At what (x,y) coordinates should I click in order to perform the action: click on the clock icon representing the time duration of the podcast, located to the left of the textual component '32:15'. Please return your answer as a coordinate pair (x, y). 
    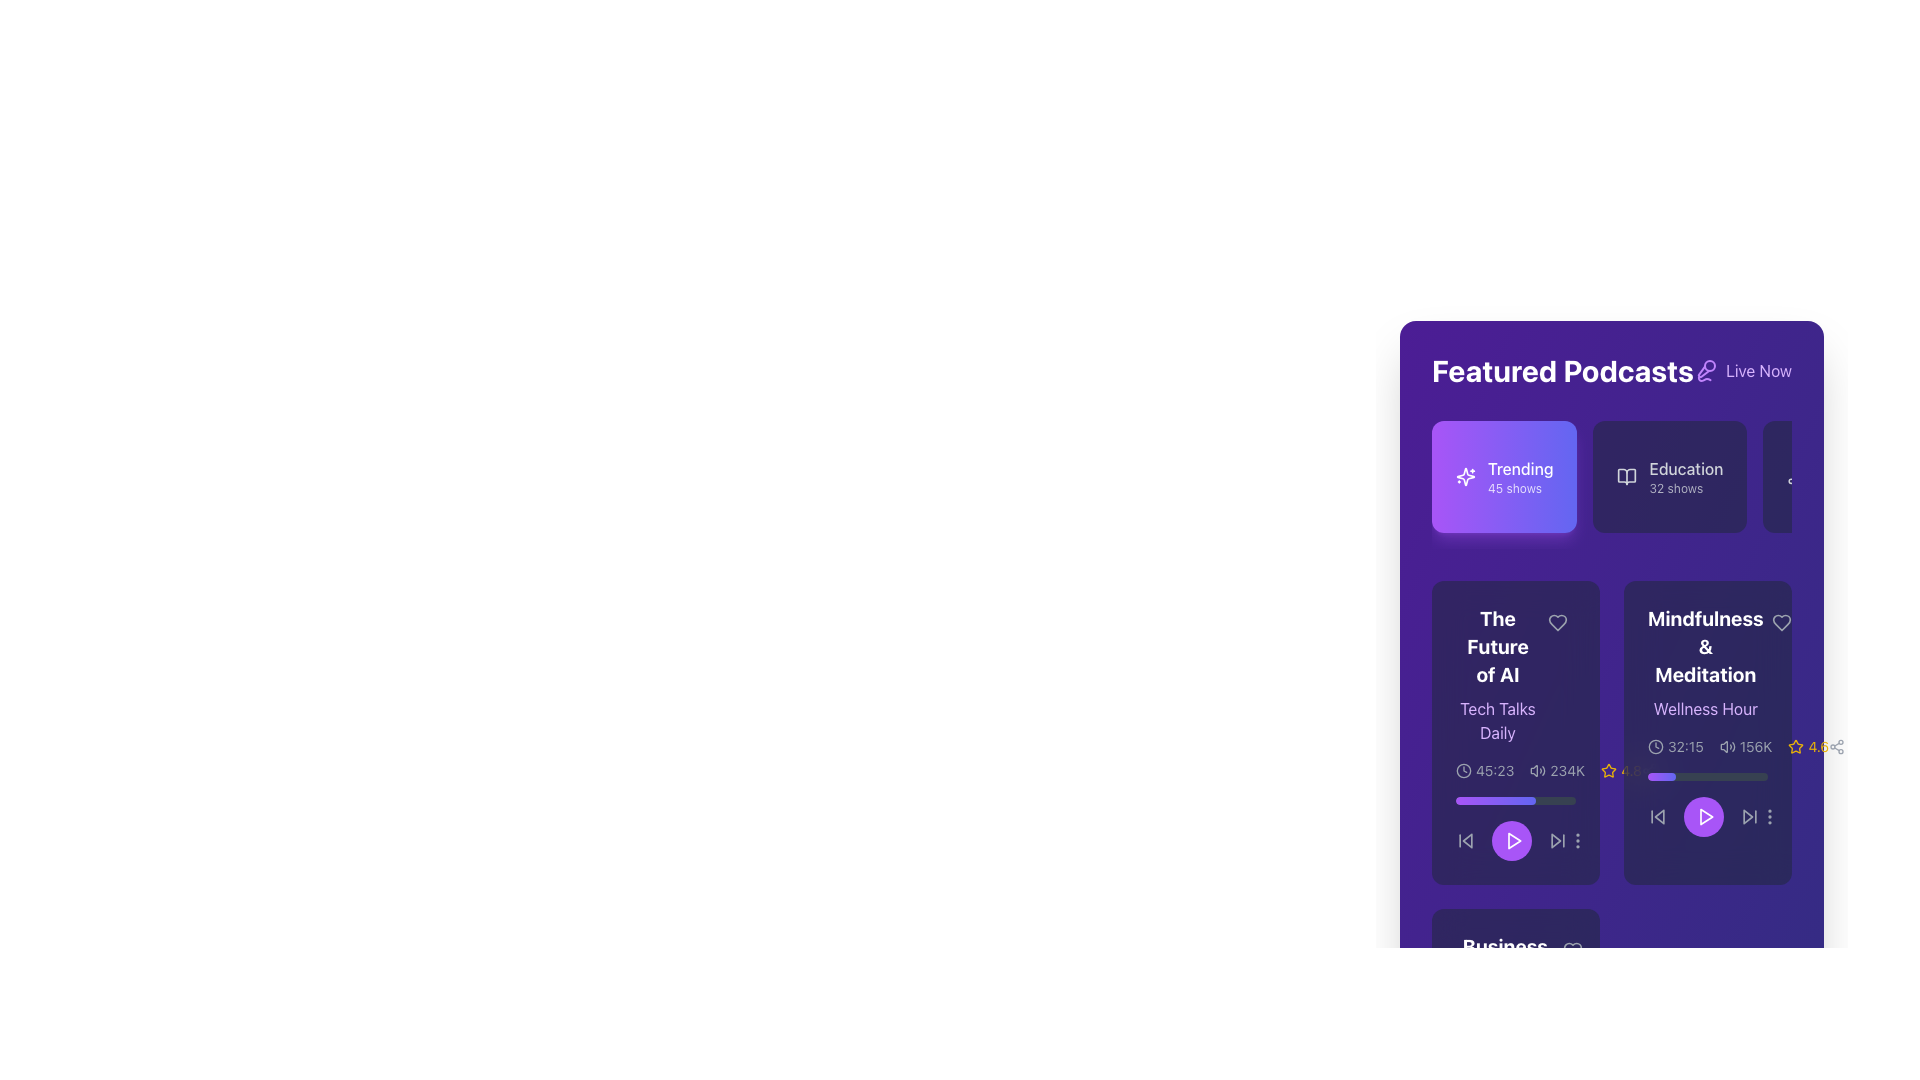
    Looking at the image, I should click on (1656, 747).